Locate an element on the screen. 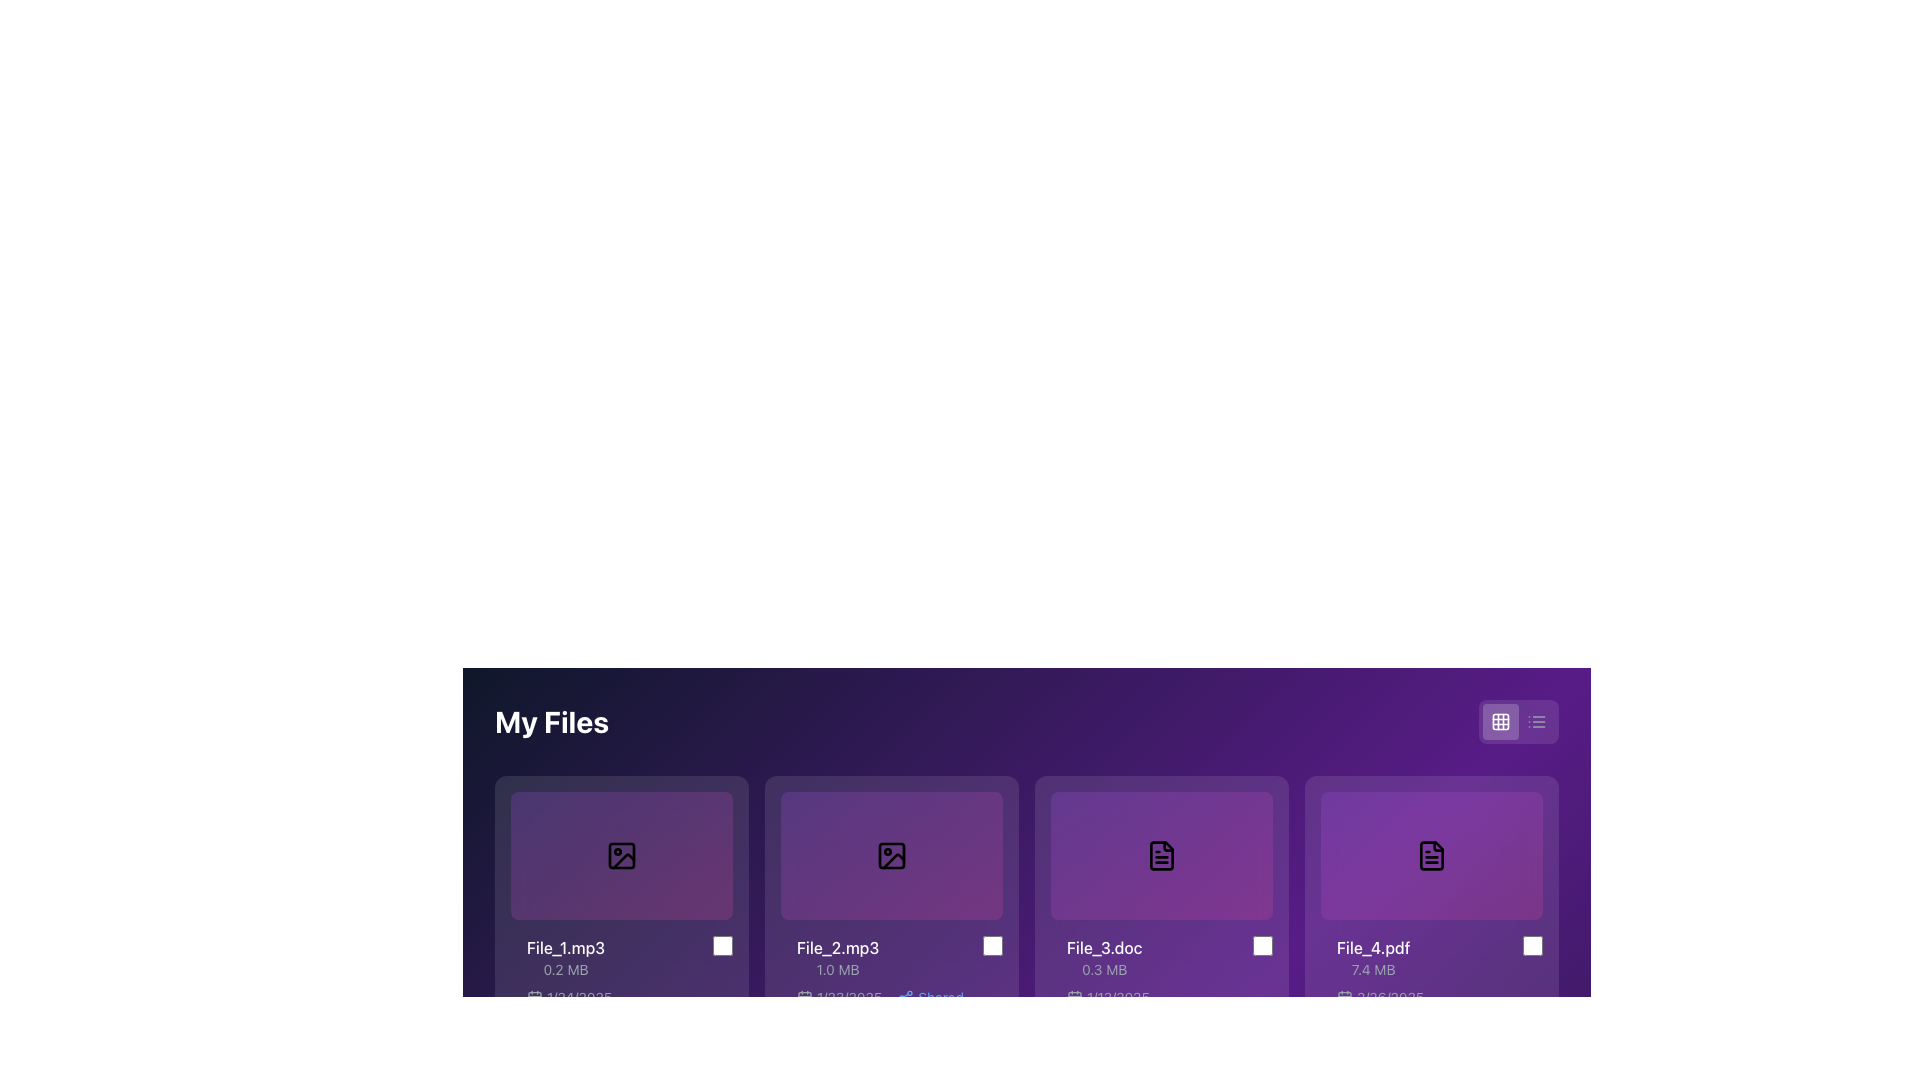 Image resolution: width=1920 pixels, height=1080 pixels. the small calendar icon, which is the first element in a horizontal group, positioned within a file display card is located at coordinates (805, 998).